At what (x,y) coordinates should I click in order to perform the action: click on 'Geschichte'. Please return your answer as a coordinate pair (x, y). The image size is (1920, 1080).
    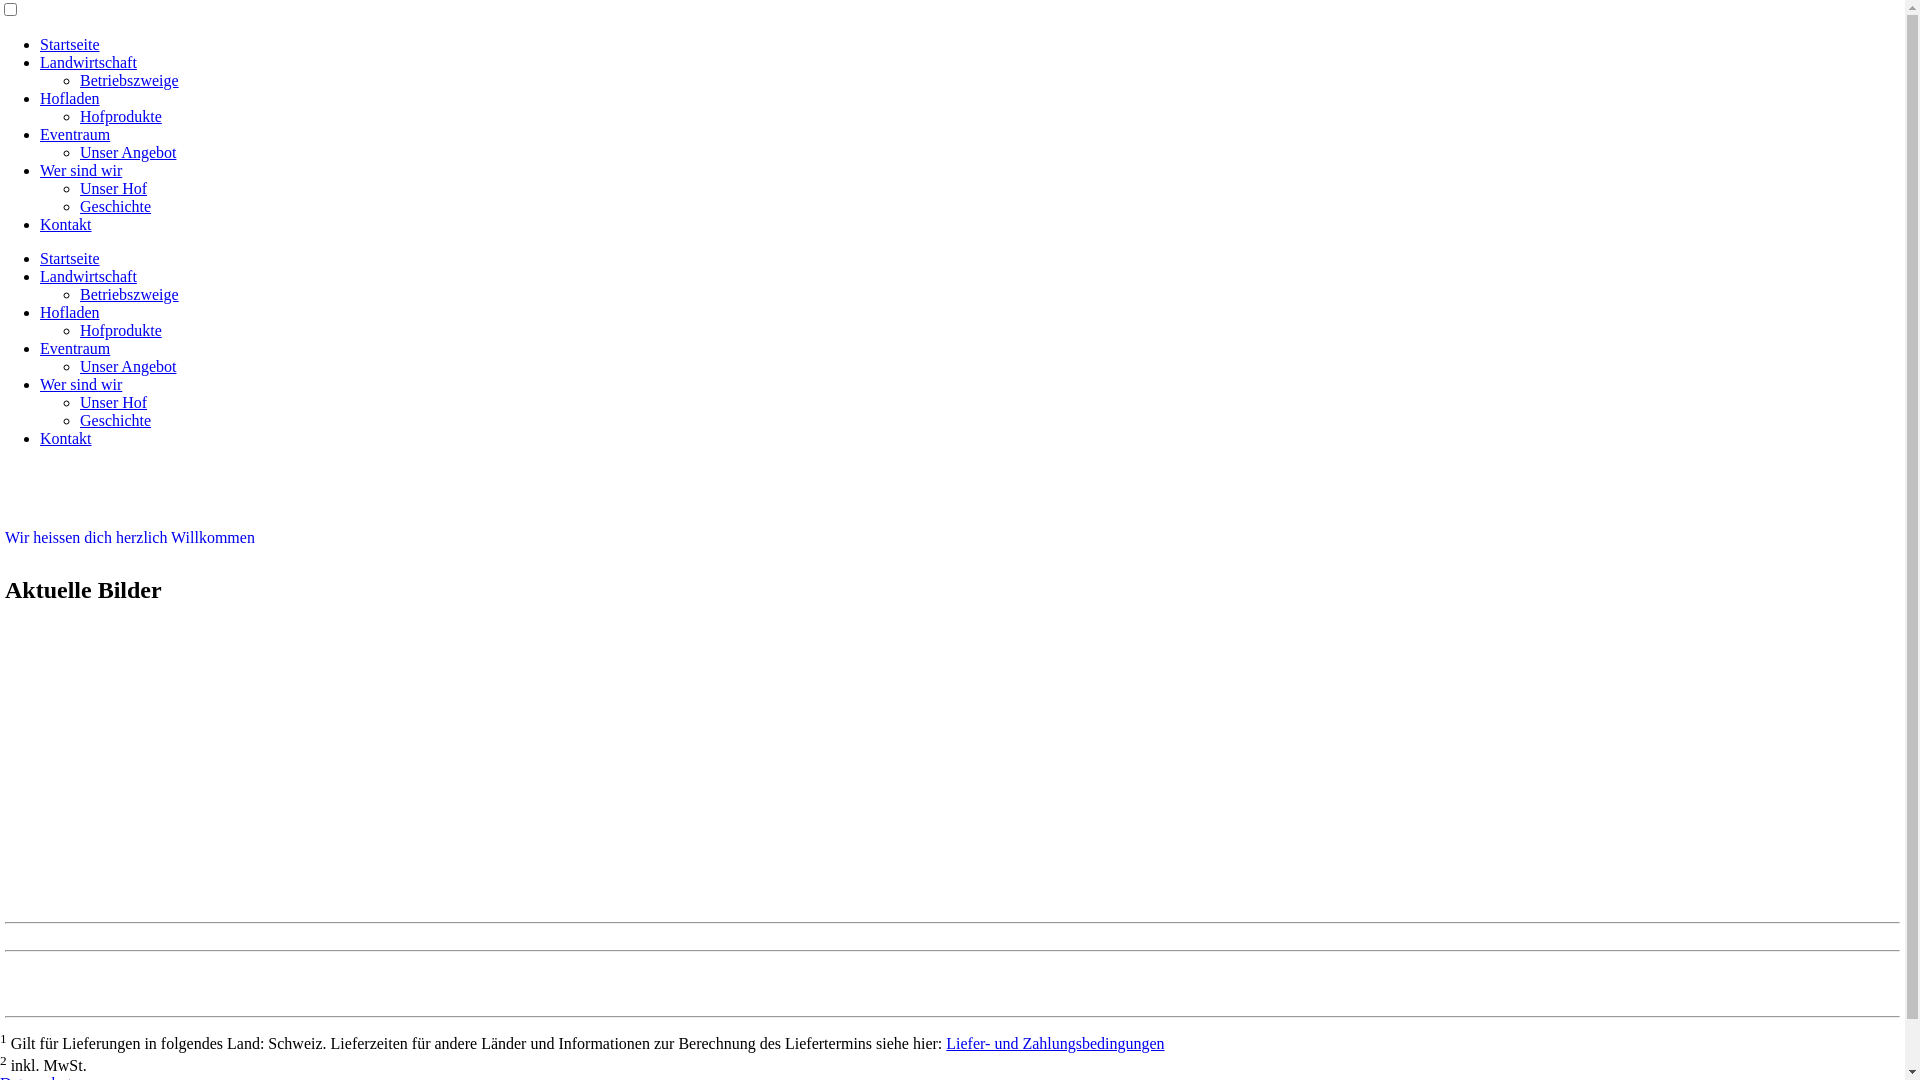
    Looking at the image, I should click on (114, 419).